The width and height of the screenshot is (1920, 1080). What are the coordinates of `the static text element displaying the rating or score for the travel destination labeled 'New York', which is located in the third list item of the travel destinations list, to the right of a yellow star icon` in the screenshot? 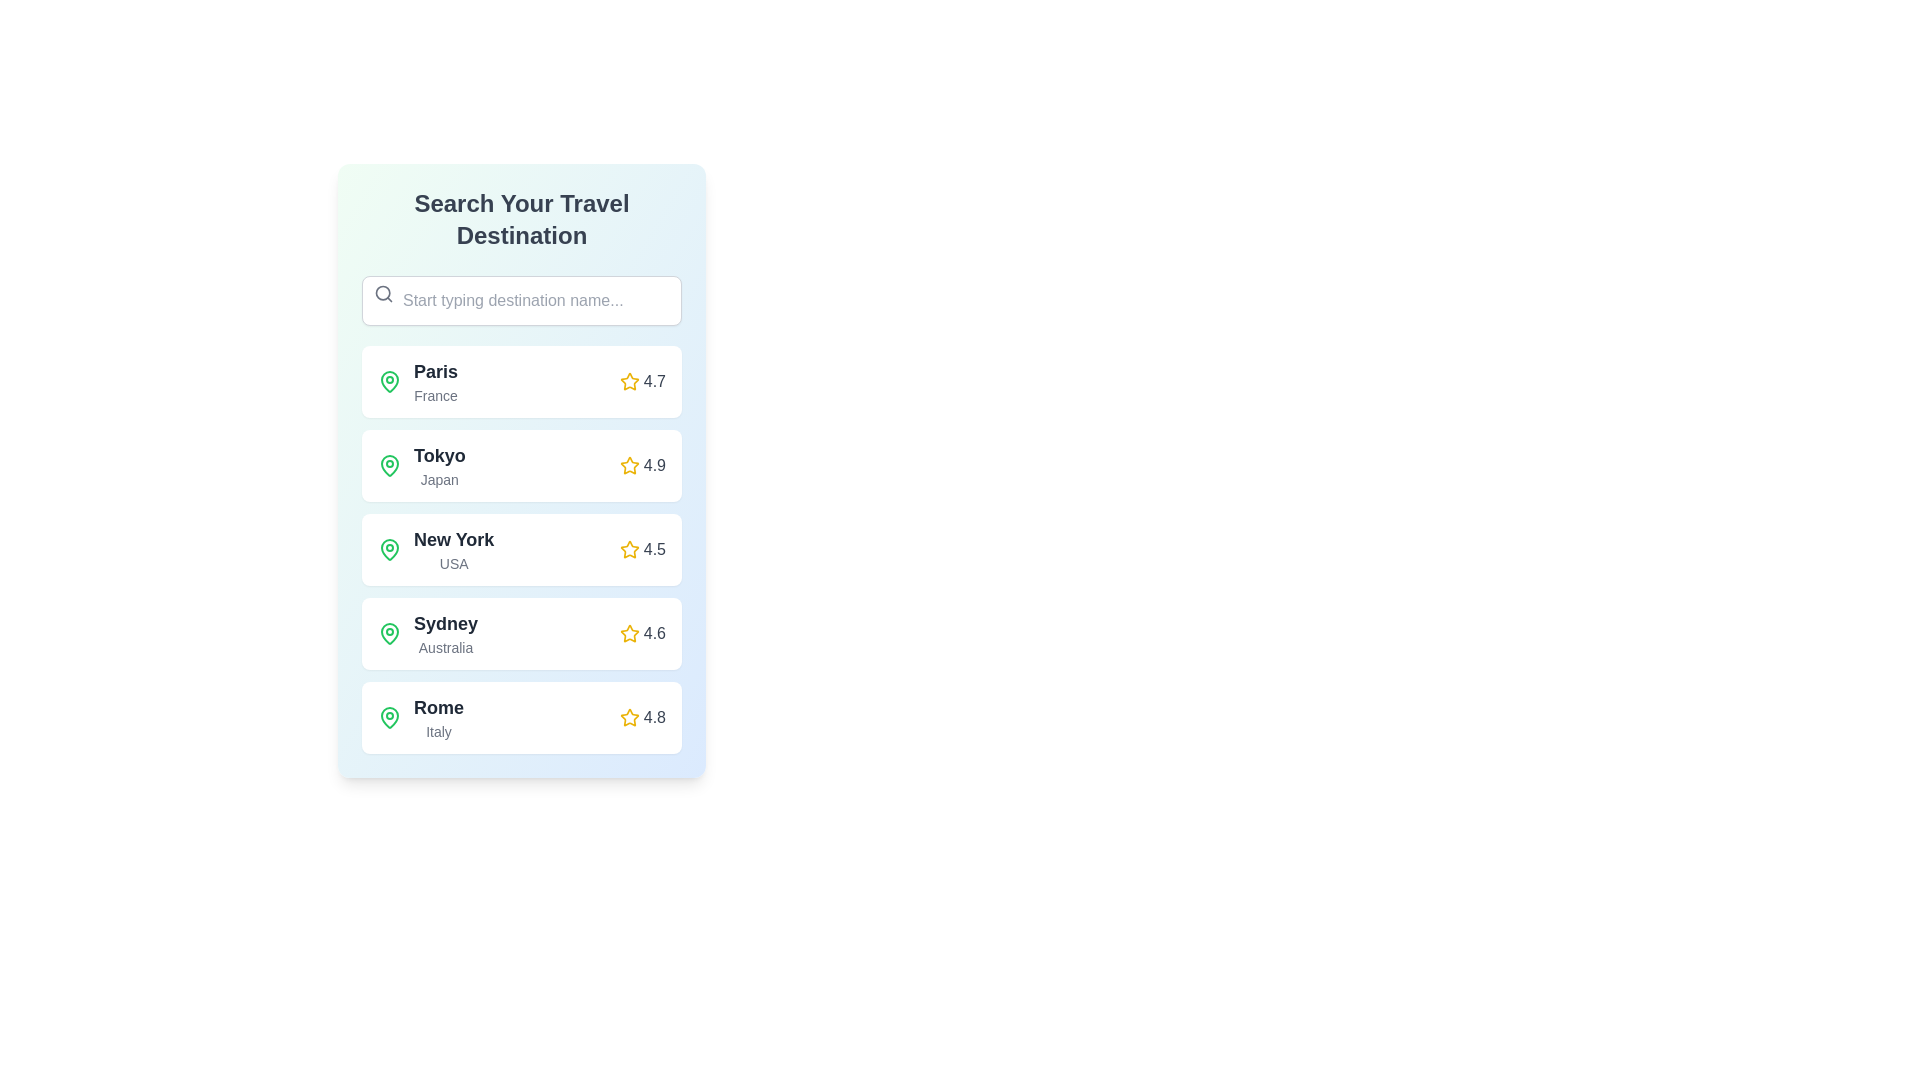 It's located at (654, 550).